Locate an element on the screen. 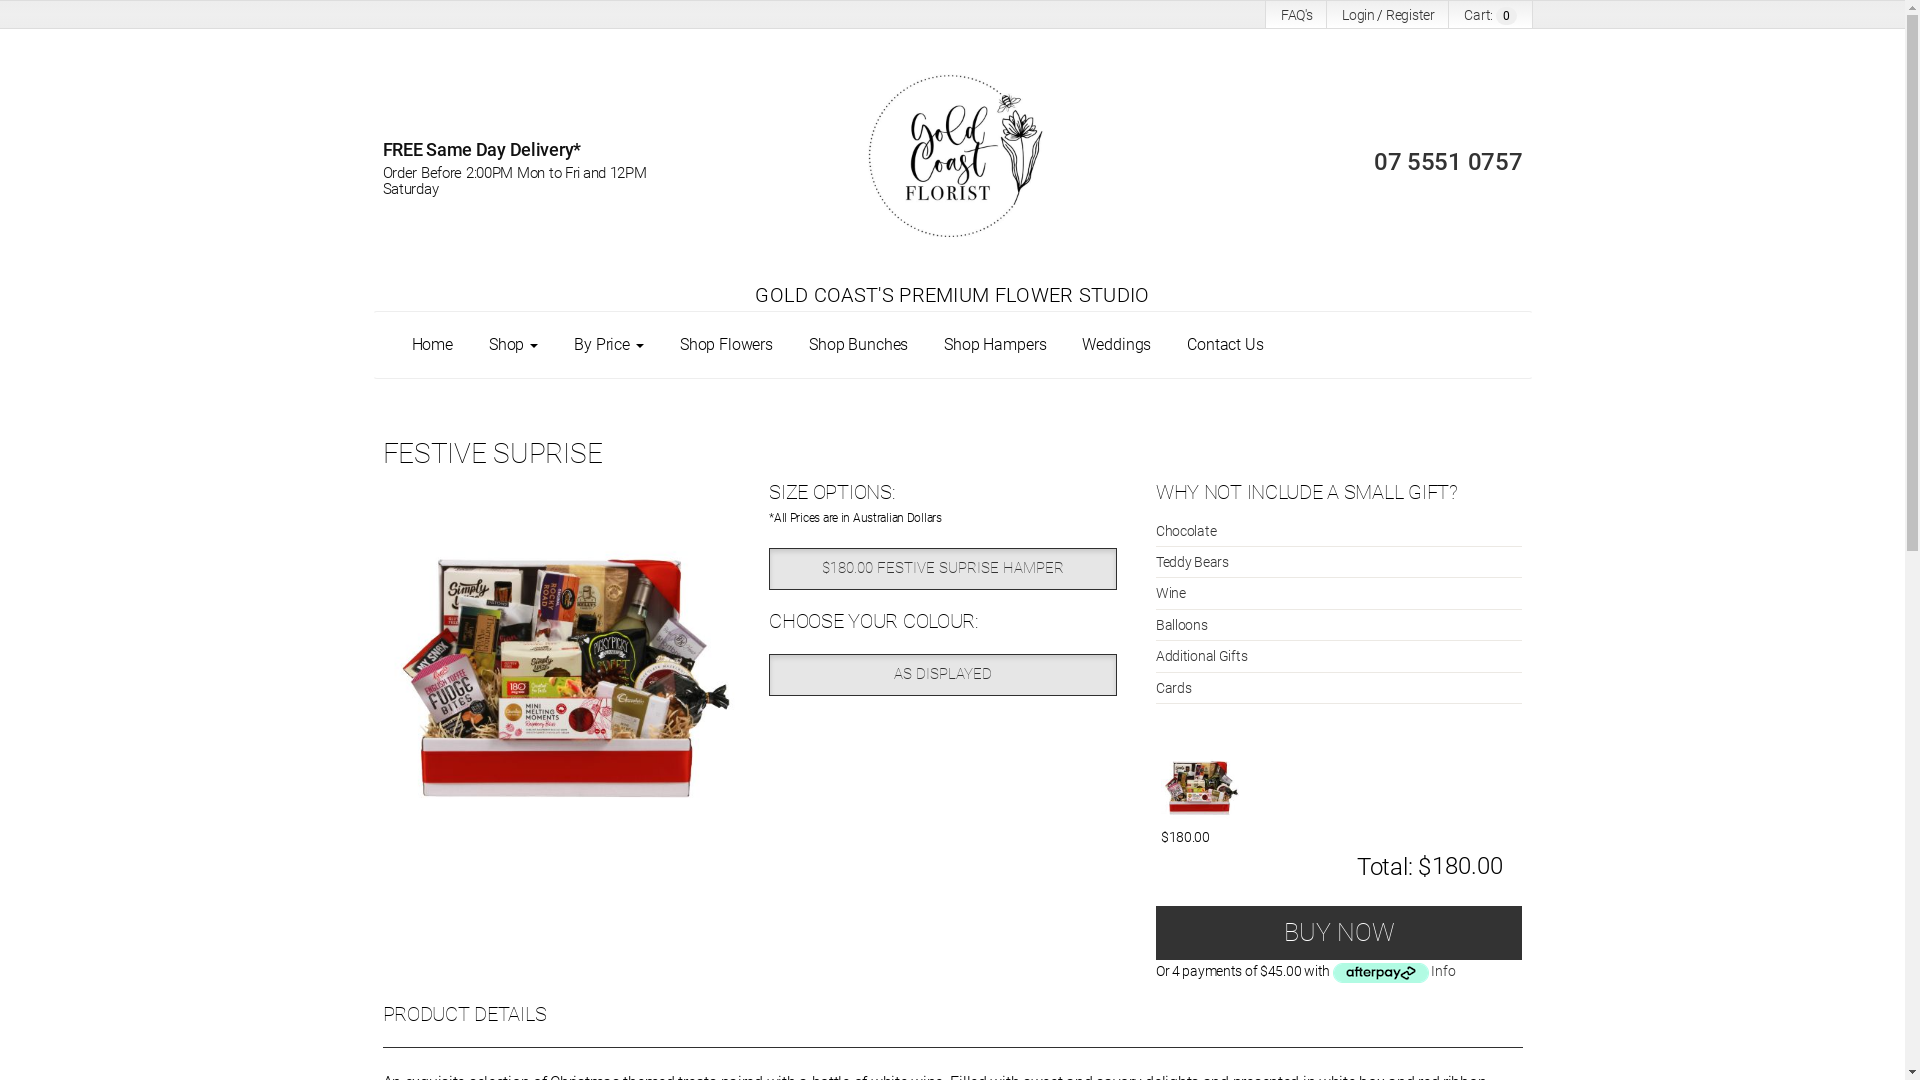 The width and height of the screenshot is (1920, 1080). 'FAQ's' is located at coordinates (1296, 15).